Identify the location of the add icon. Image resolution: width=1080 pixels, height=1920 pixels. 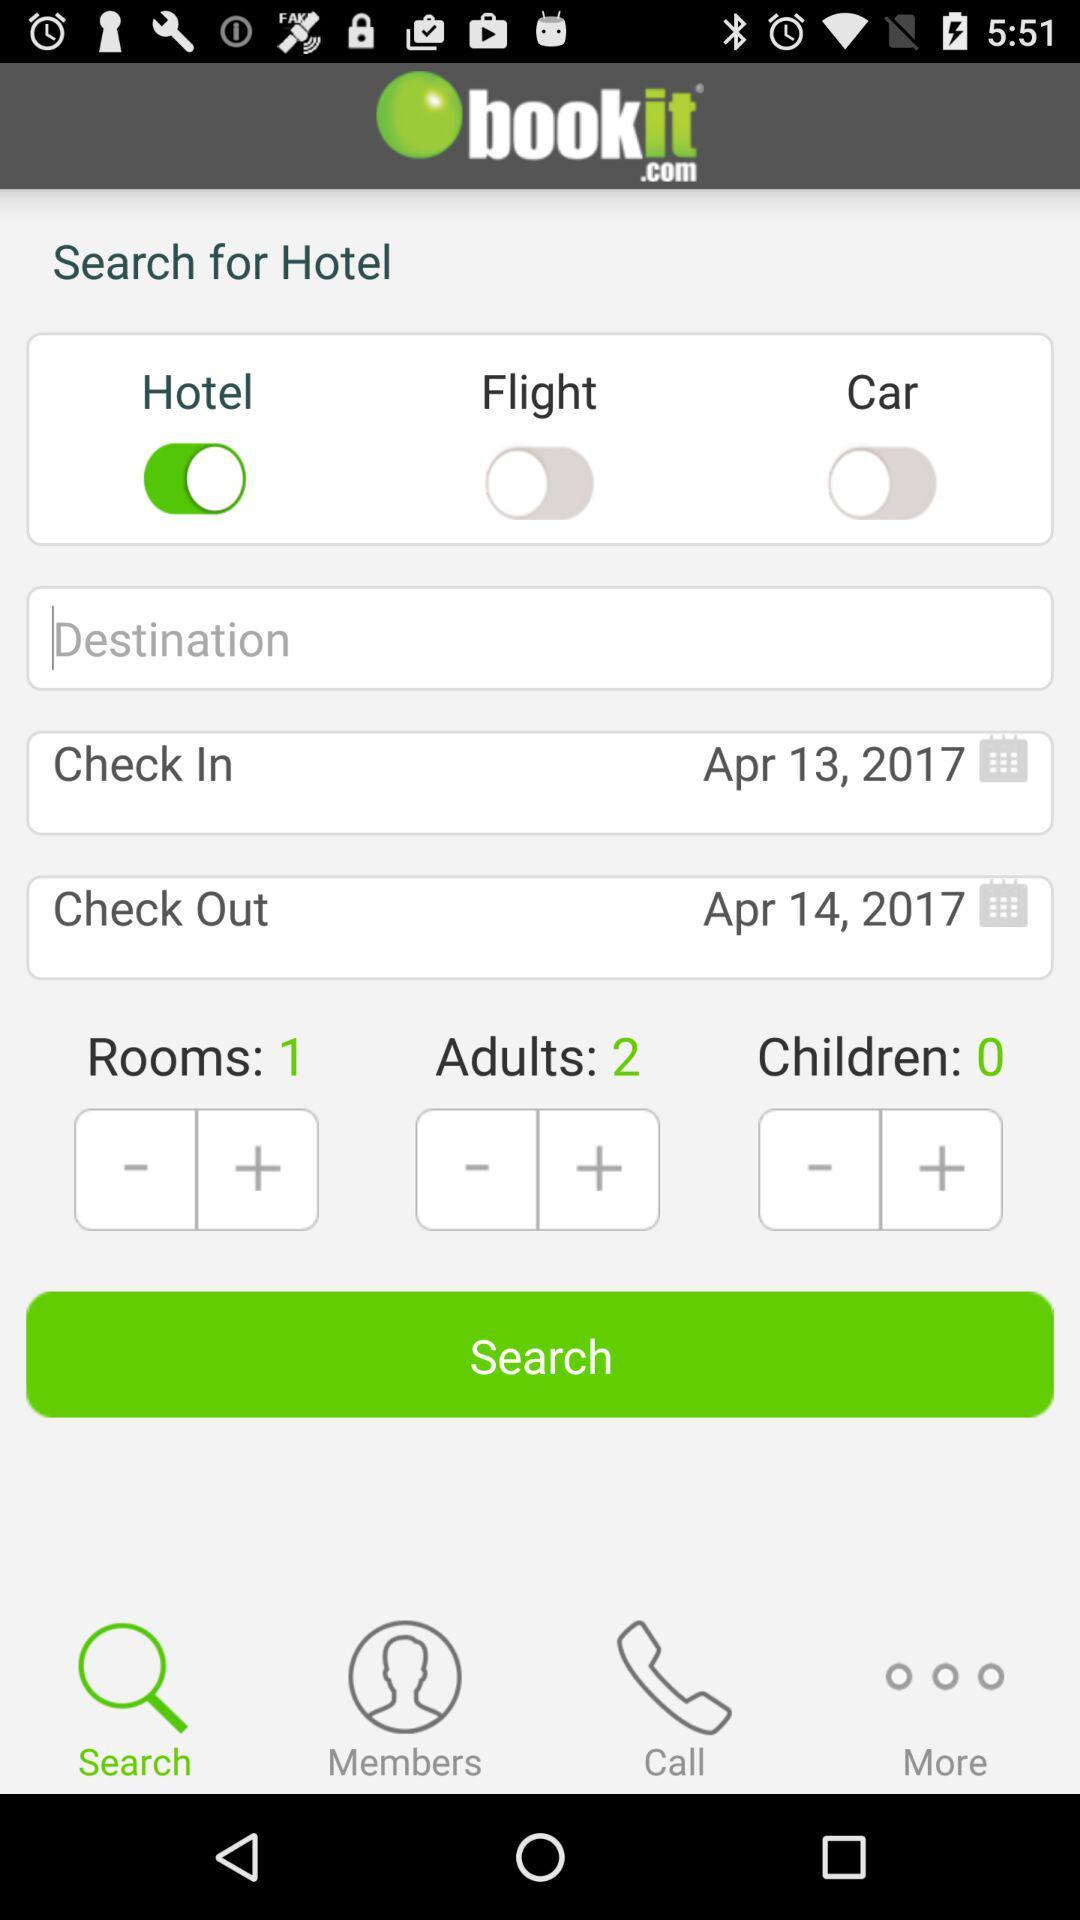
(941, 1250).